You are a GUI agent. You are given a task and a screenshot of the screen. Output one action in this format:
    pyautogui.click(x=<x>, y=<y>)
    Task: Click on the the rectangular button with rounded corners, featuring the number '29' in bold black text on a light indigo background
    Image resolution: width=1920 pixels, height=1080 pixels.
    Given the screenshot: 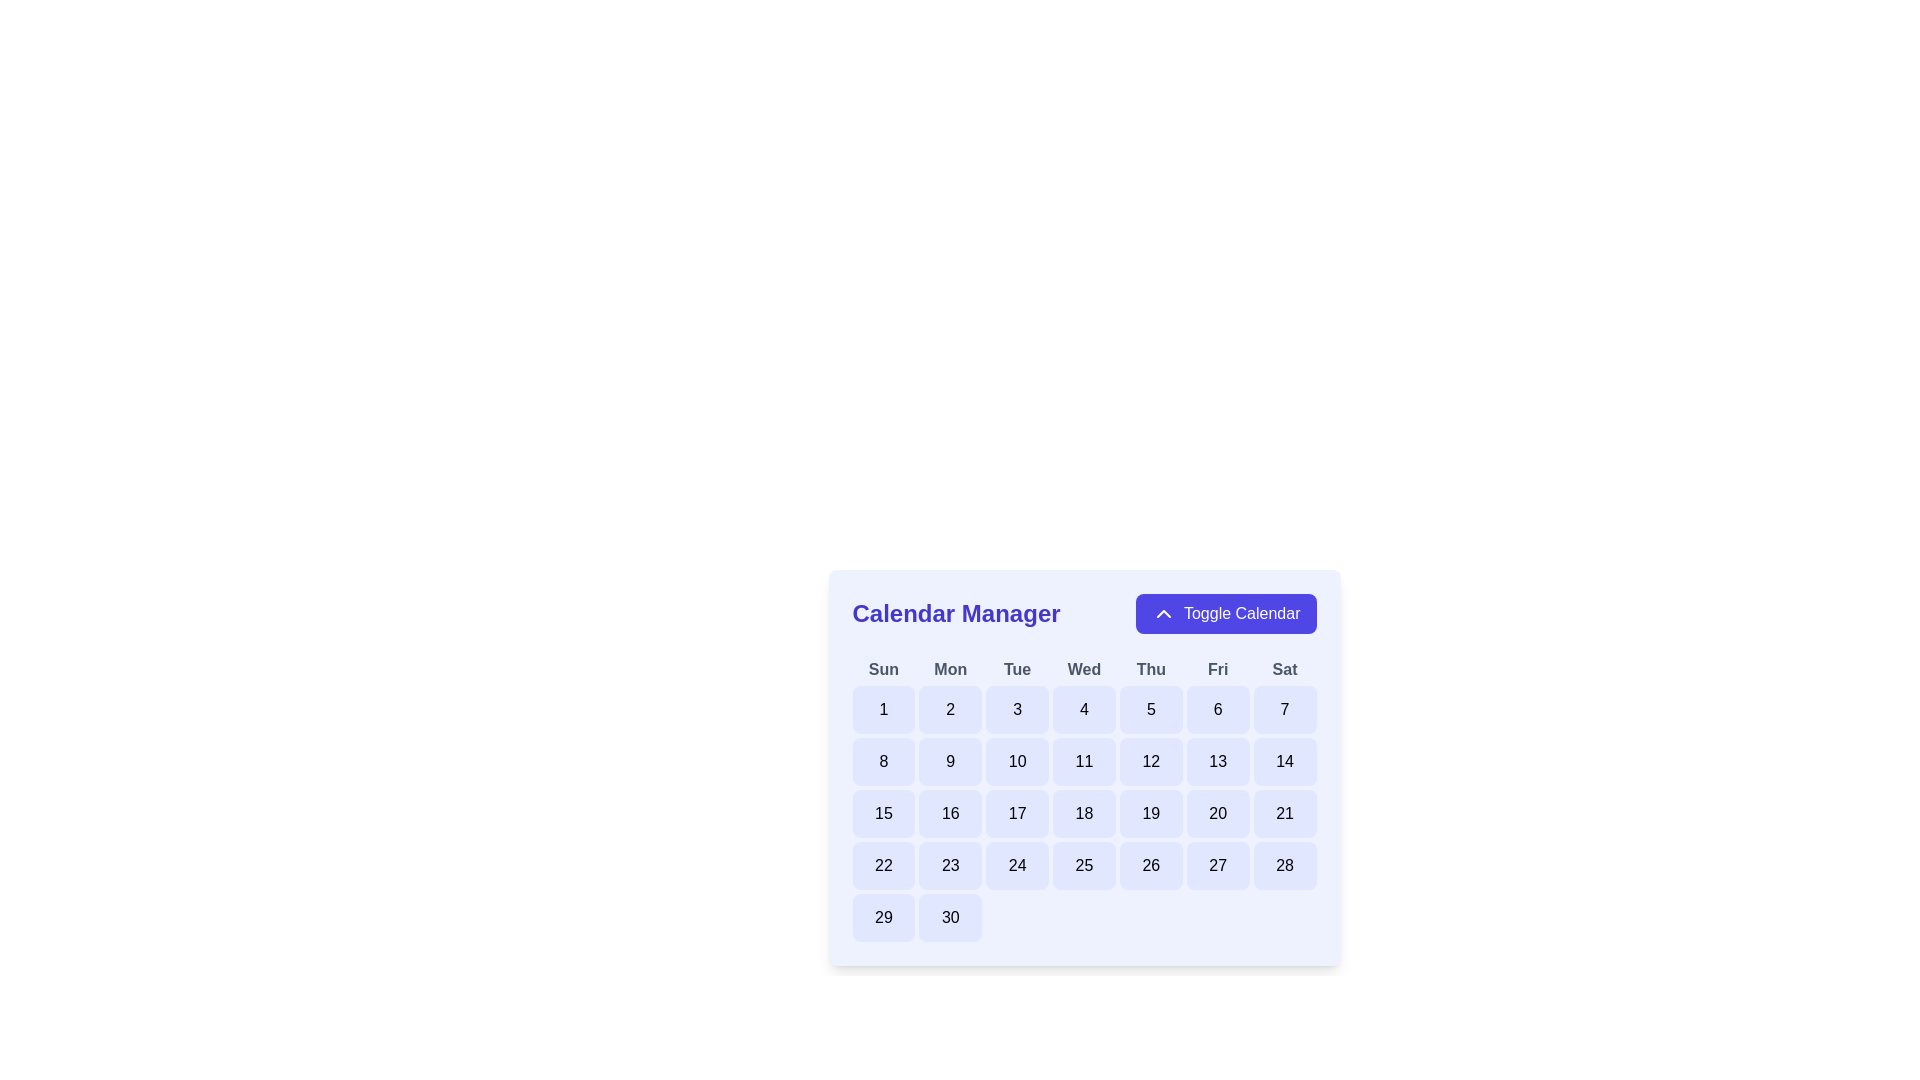 What is the action you would take?
    pyautogui.click(x=882, y=918)
    